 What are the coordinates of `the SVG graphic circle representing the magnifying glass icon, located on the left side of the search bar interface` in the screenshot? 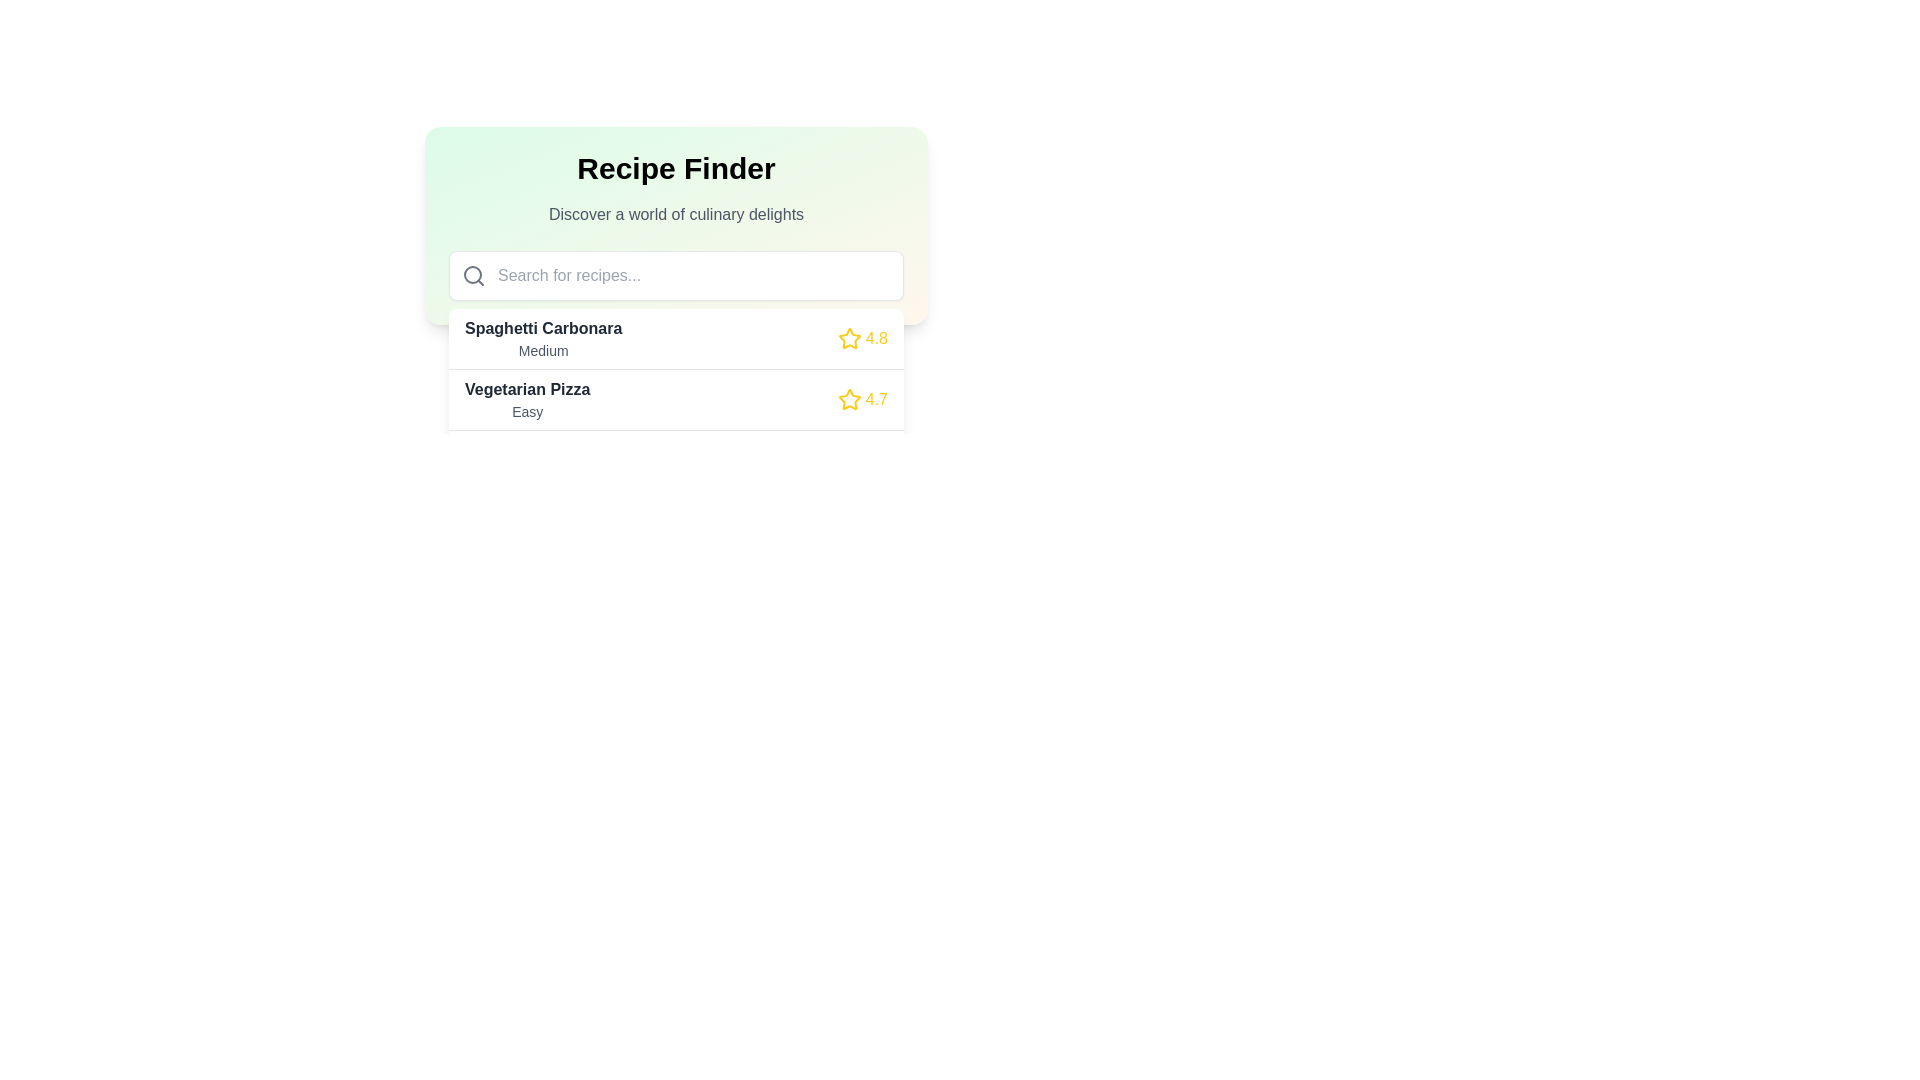 It's located at (472, 274).